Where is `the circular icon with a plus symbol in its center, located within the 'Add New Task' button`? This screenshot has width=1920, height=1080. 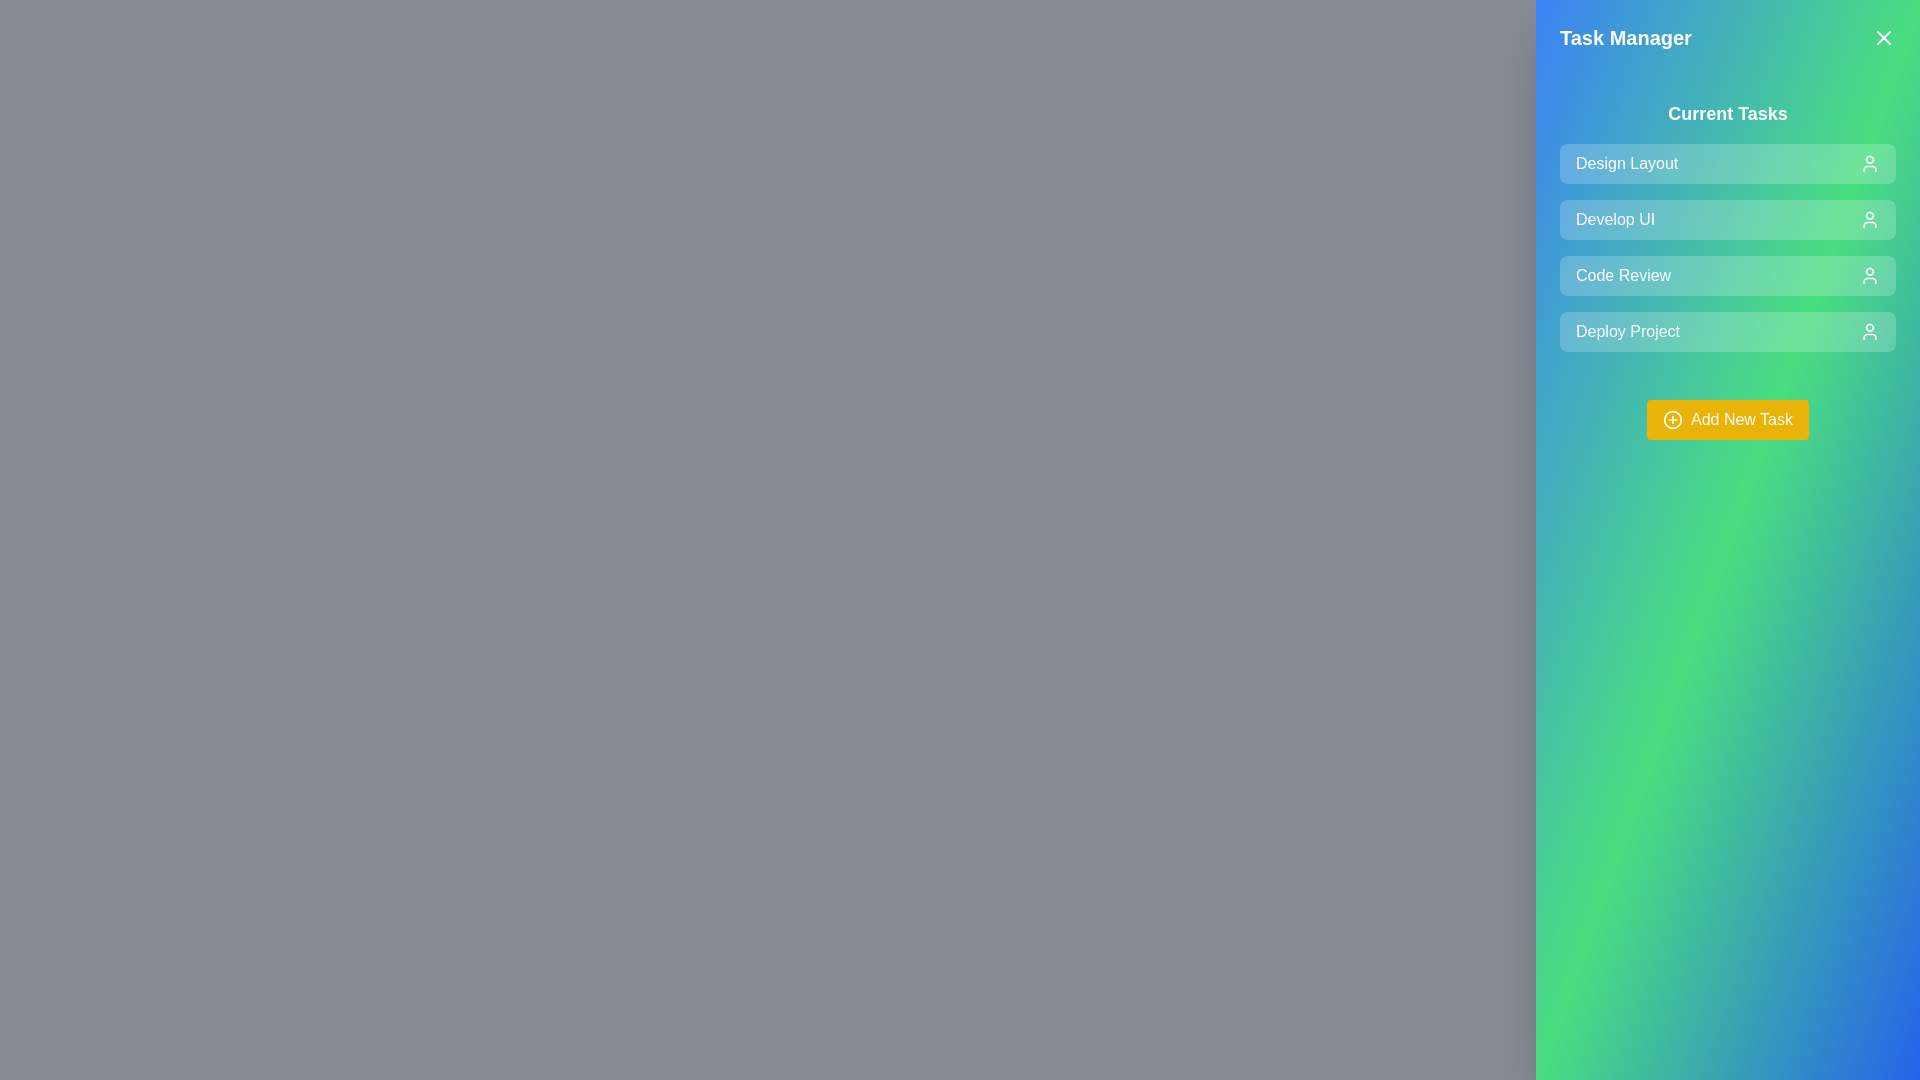 the circular icon with a plus symbol in its center, located within the 'Add New Task' button is located at coordinates (1673, 419).